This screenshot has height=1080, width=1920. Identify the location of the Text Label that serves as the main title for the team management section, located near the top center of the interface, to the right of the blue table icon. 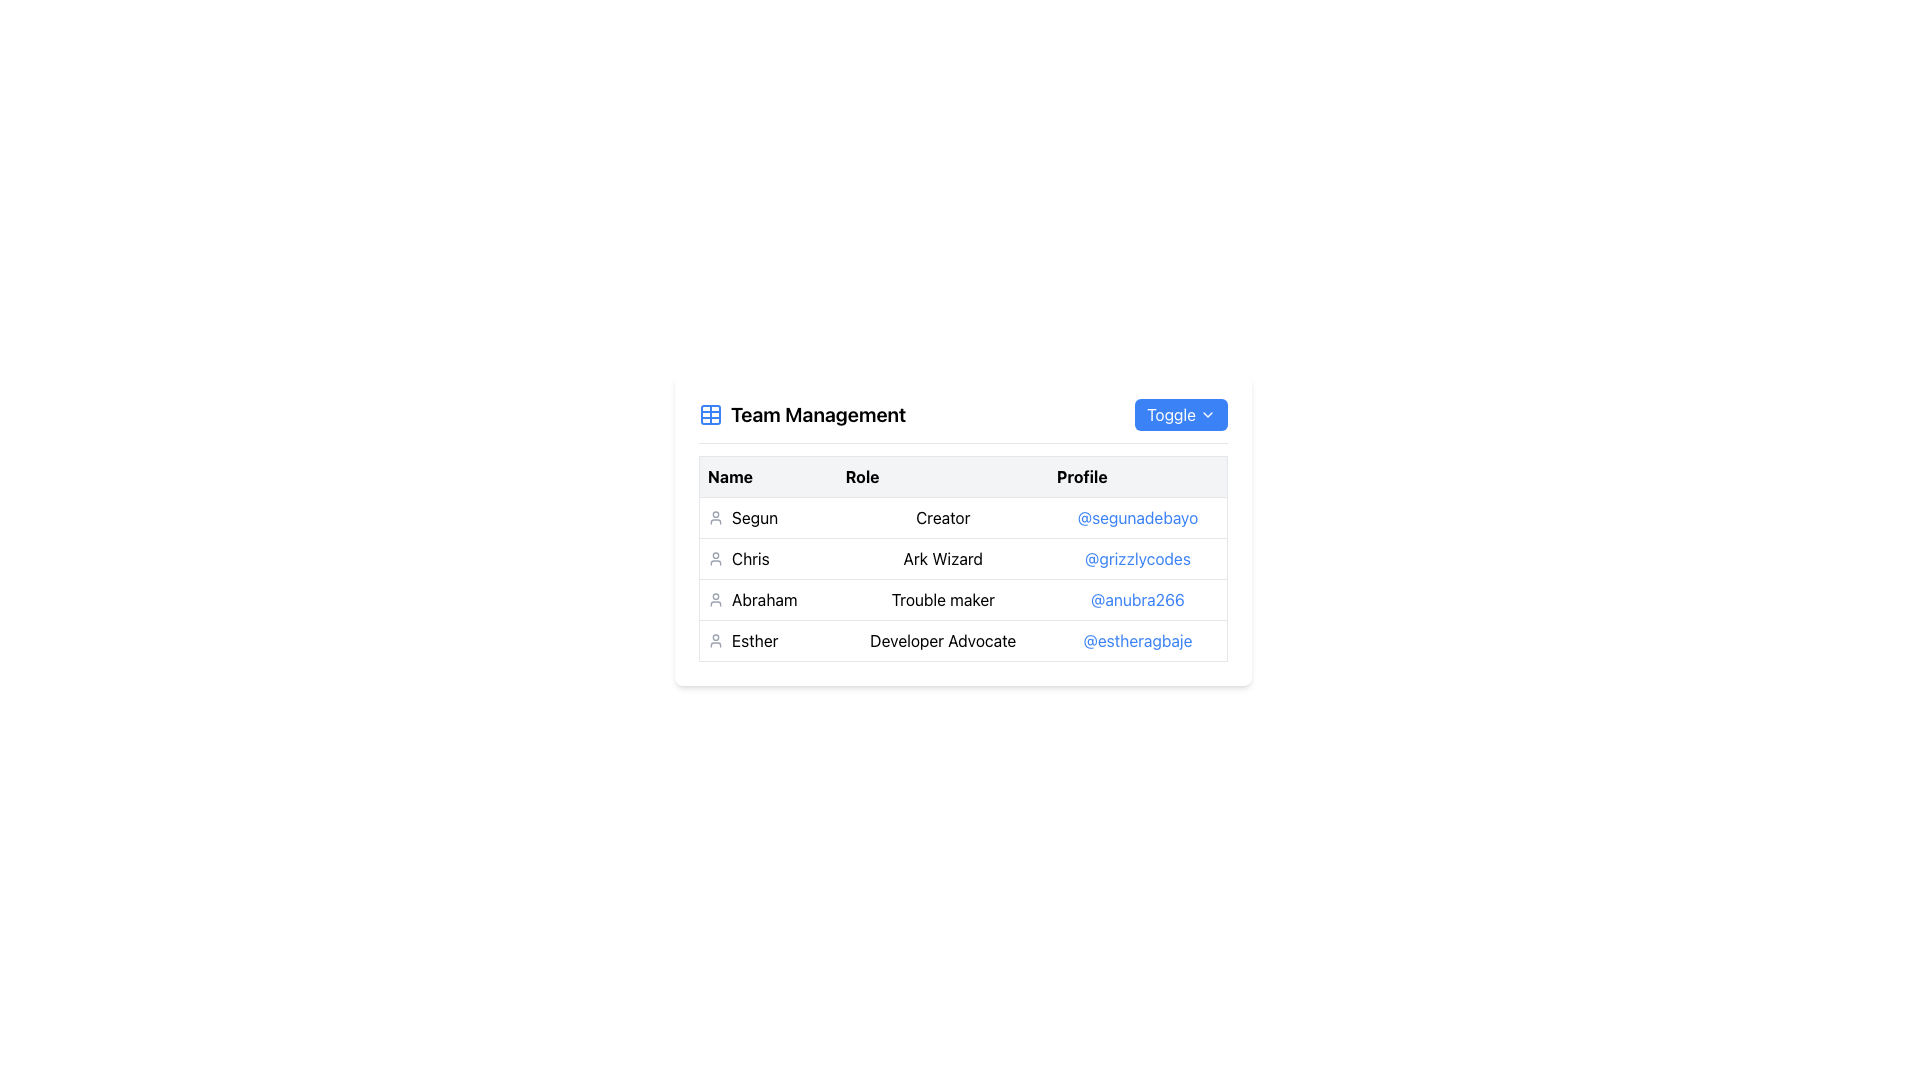
(818, 414).